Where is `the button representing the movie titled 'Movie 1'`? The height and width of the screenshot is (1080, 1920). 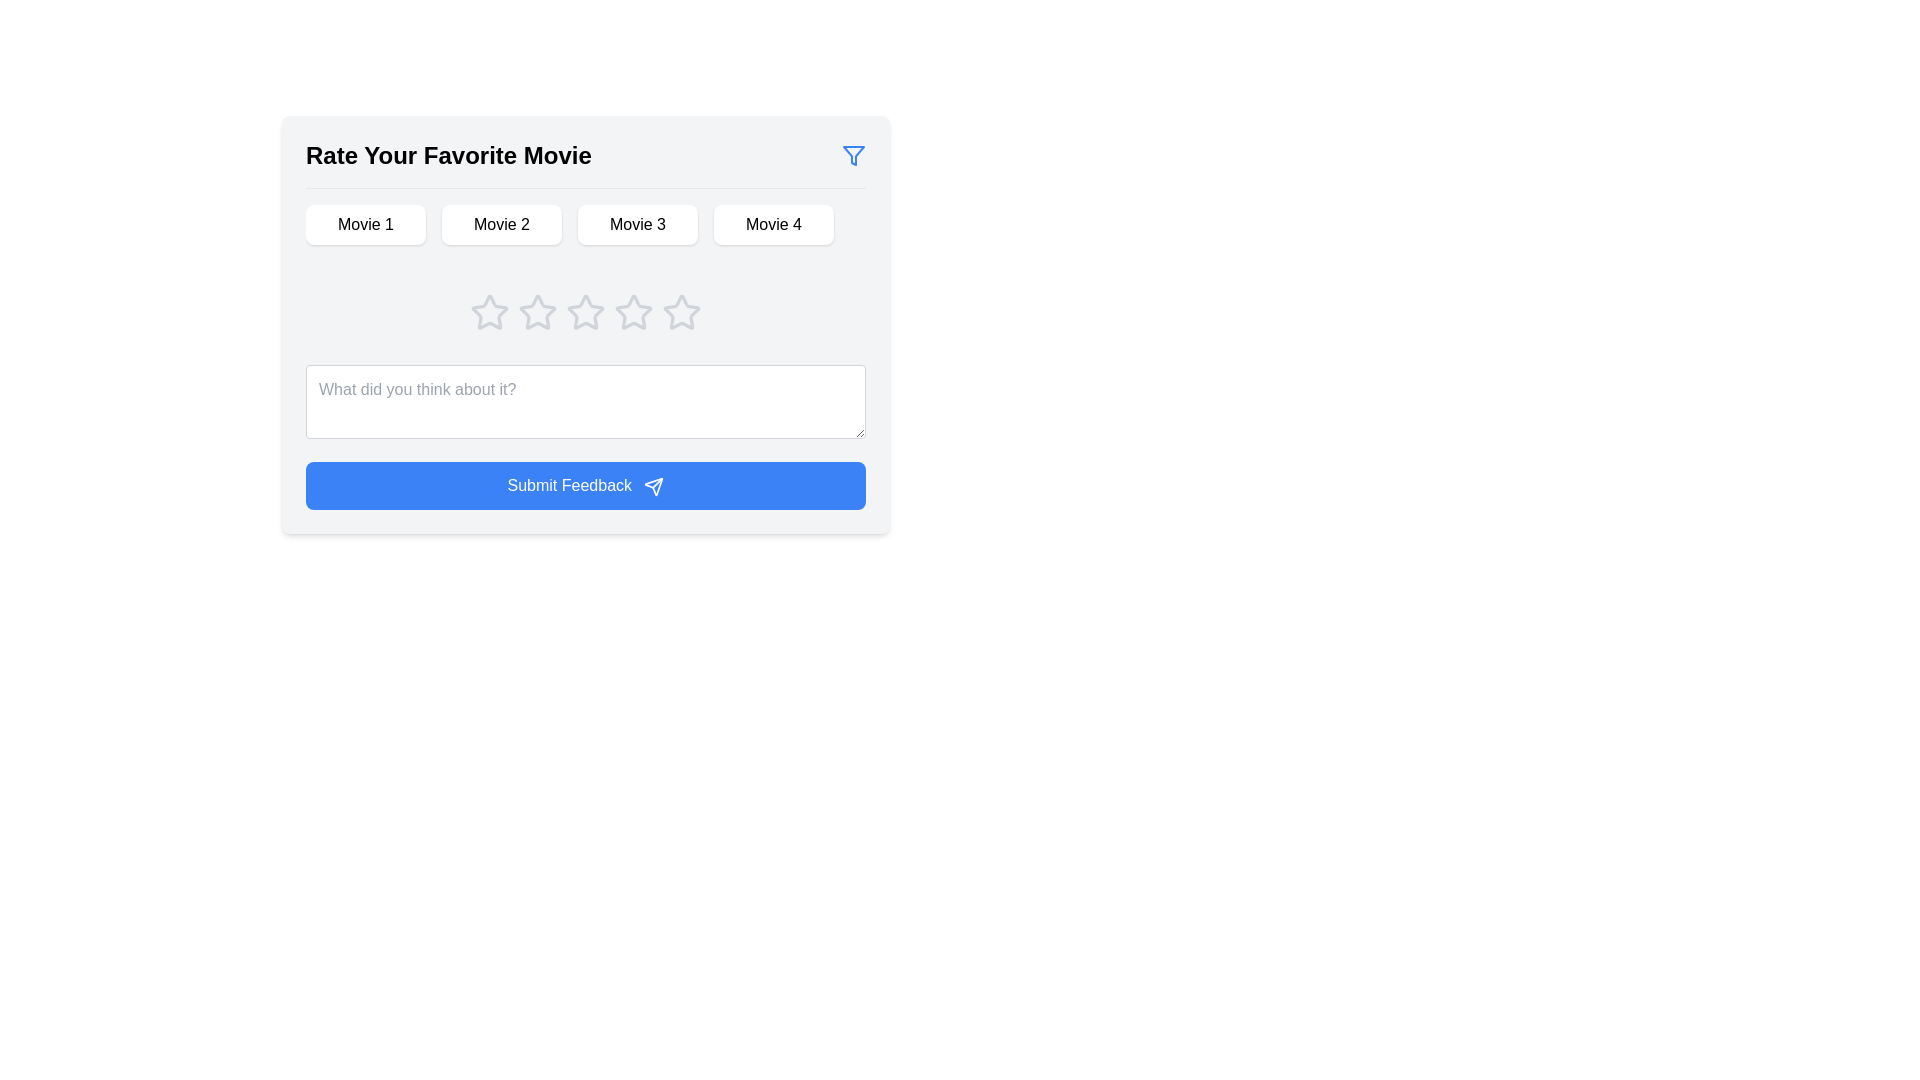
the button representing the movie titled 'Movie 1' is located at coordinates (365, 224).